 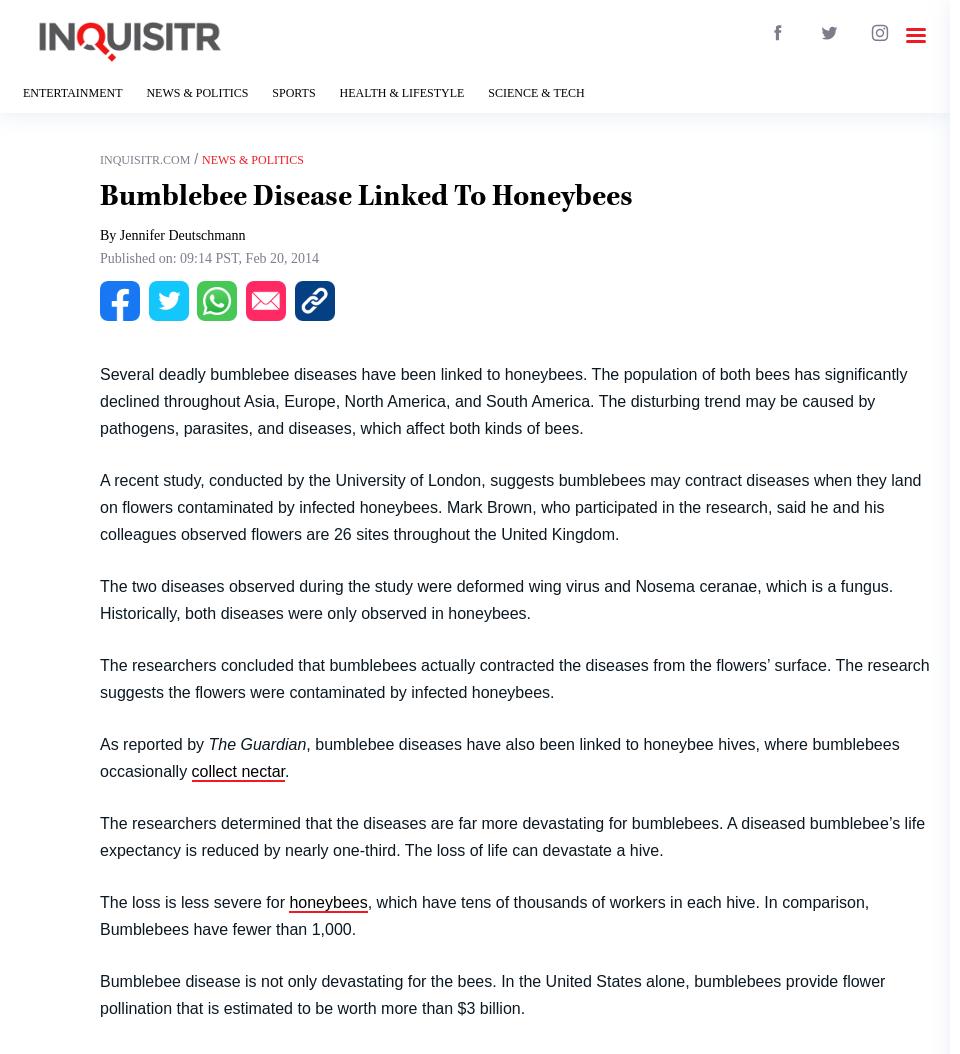 What do you see at coordinates (328, 900) in the screenshot?
I see `'honeybees'` at bounding box center [328, 900].